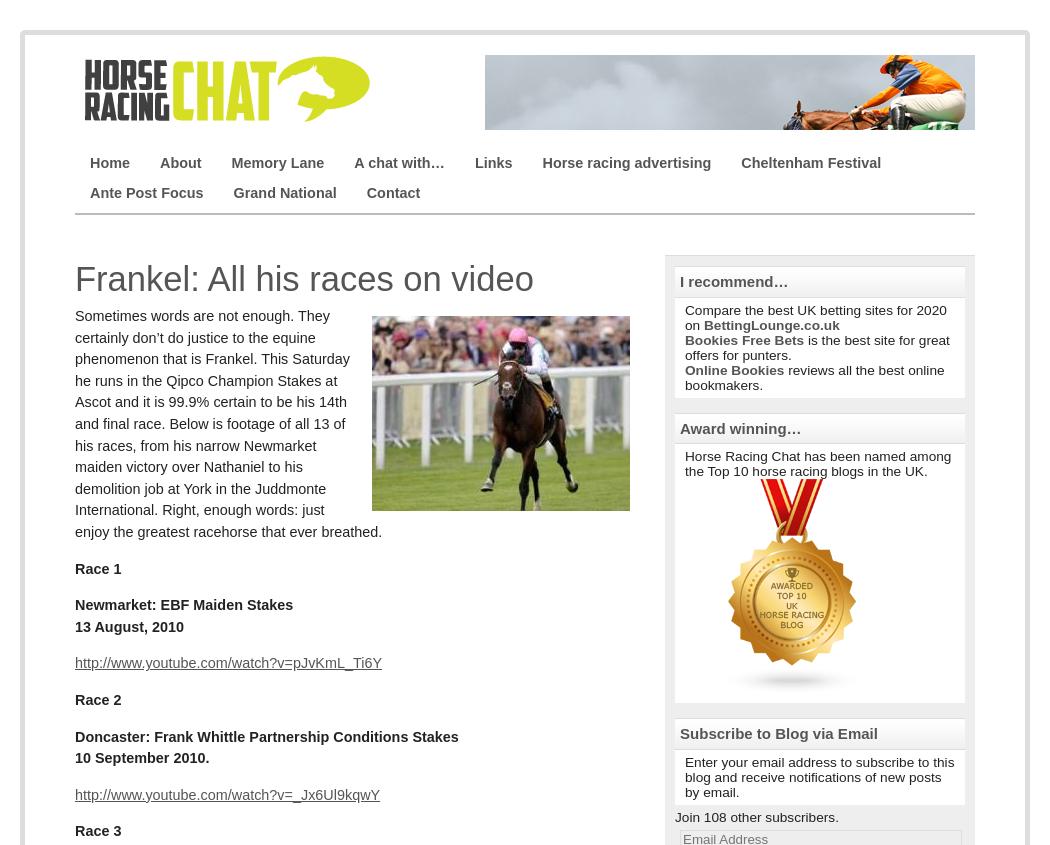 This screenshot has height=845, width=1050. What do you see at coordinates (813, 376) in the screenshot?
I see `'reviews all the best online bookmakers.'` at bounding box center [813, 376].